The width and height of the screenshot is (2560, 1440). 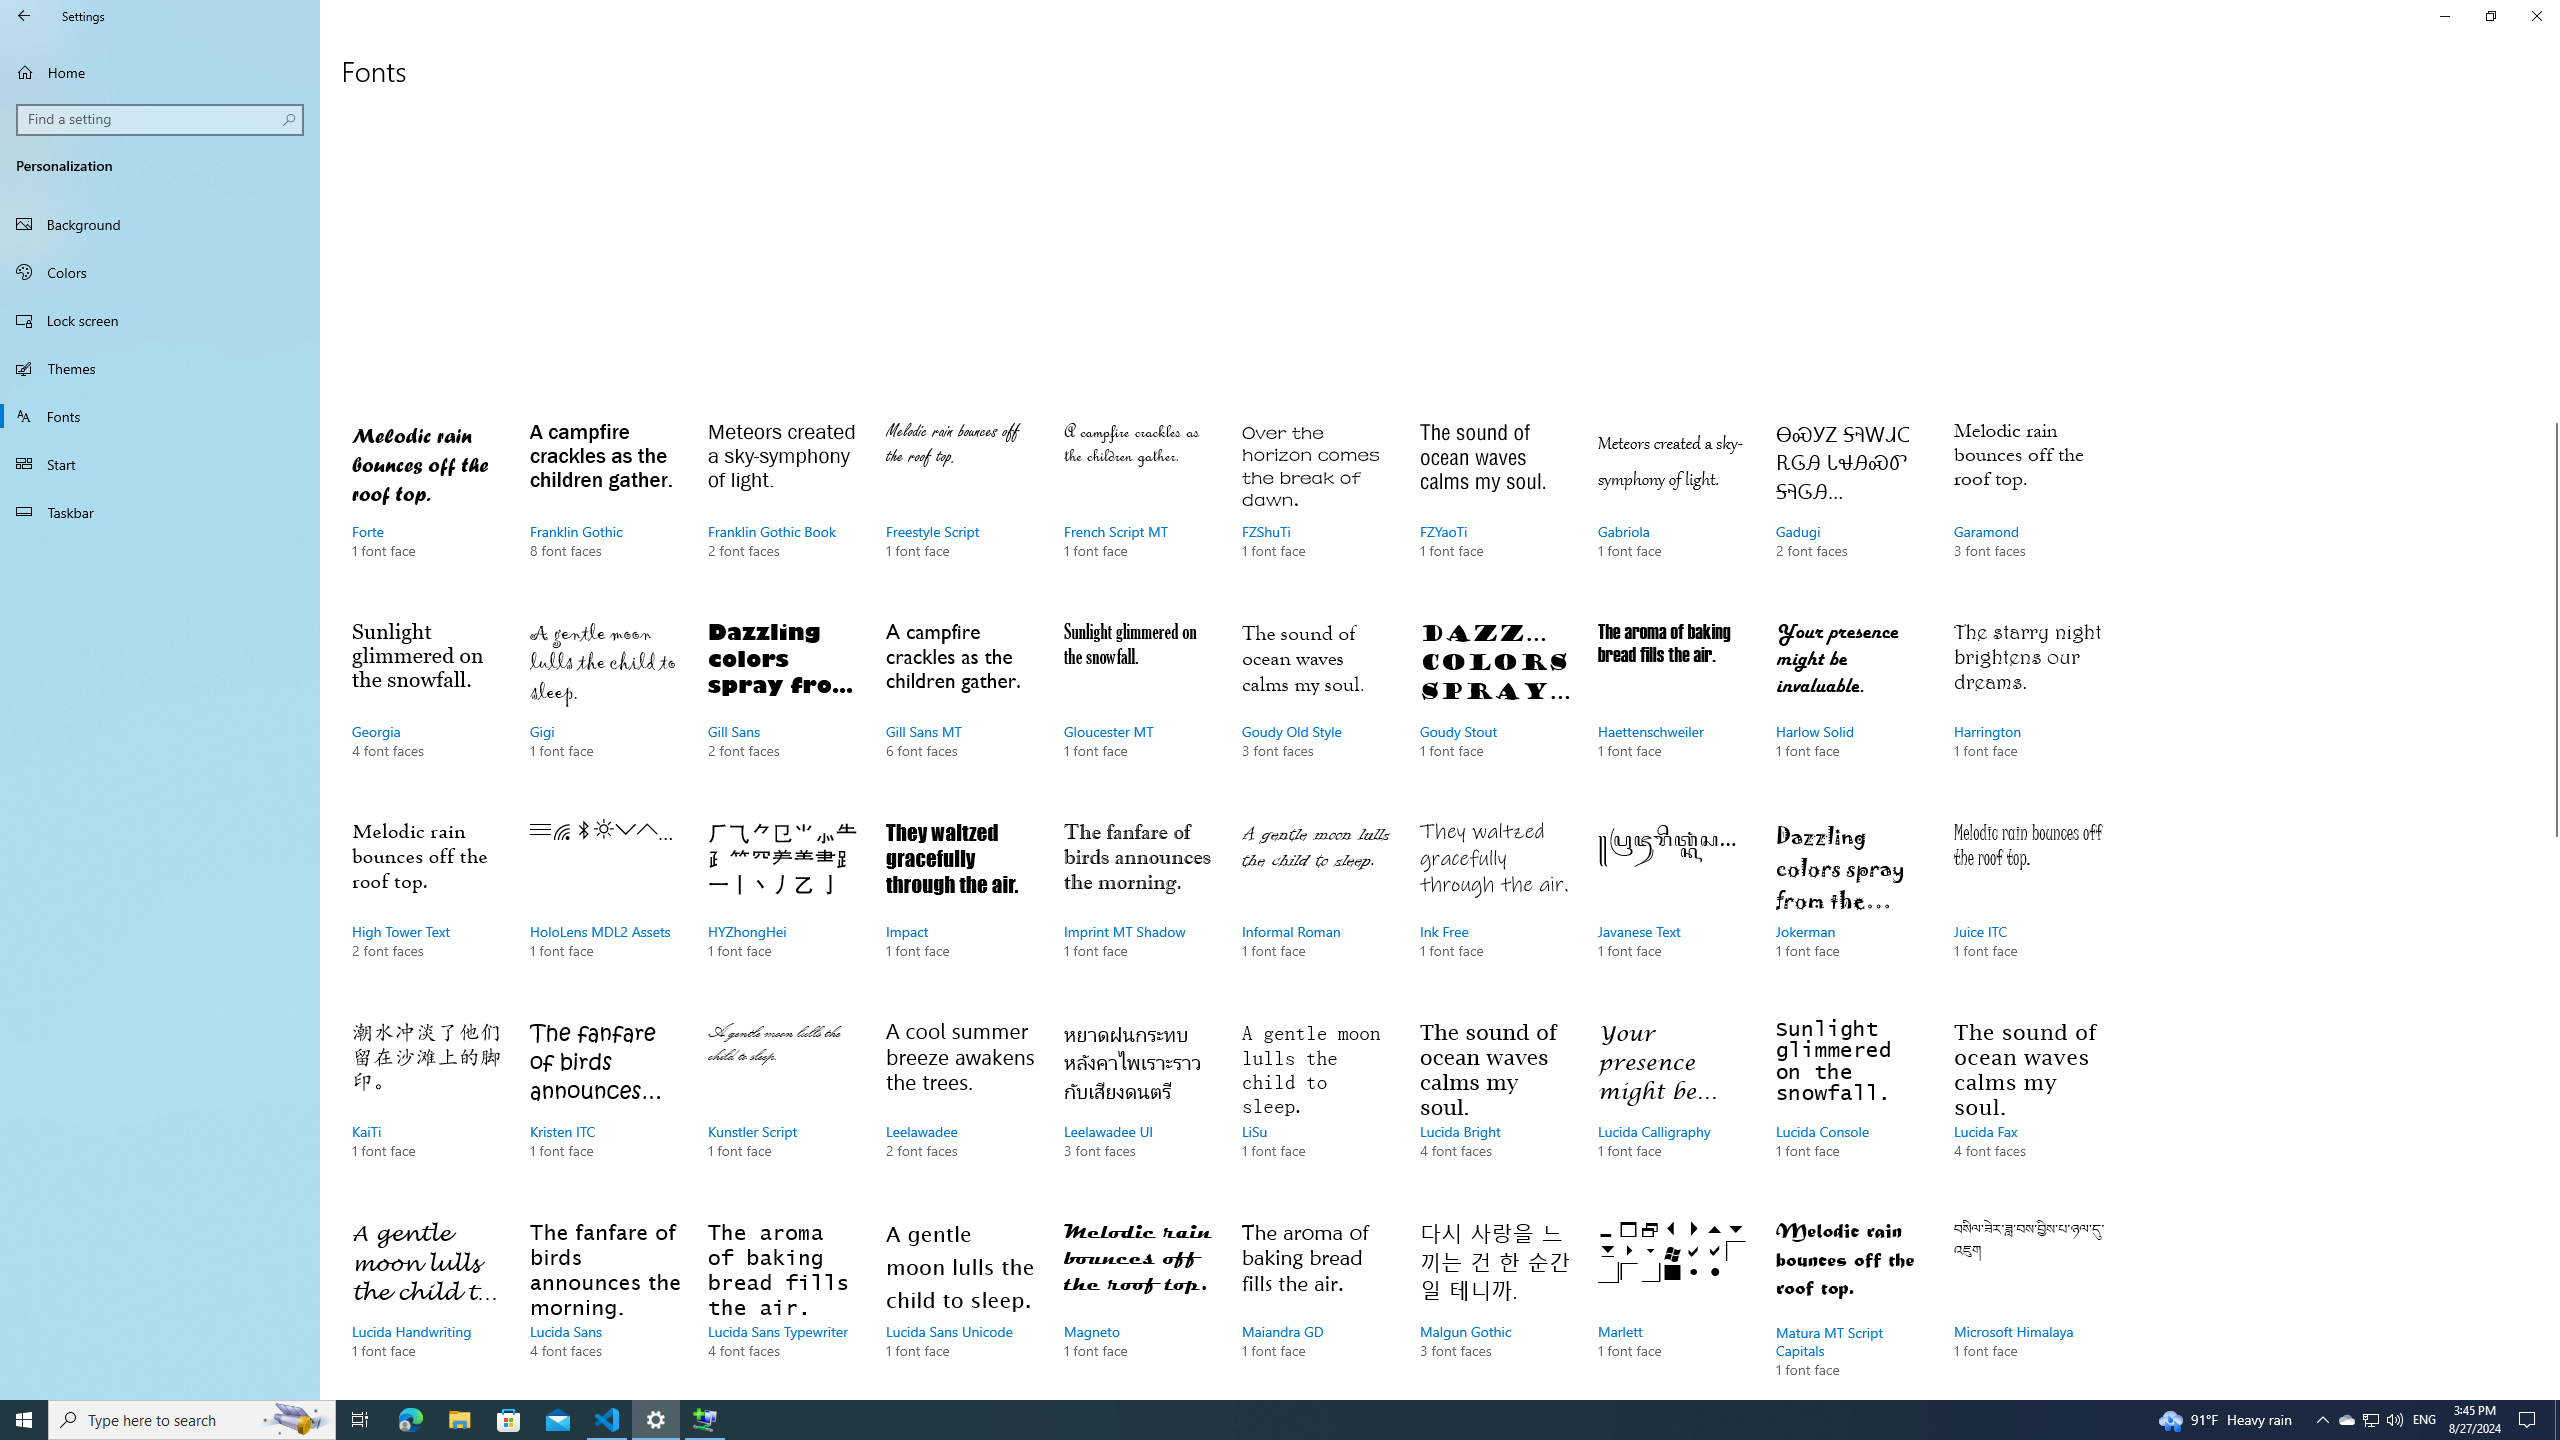 What do you see at coordinates (1242, 1418) in the screenshot?
I see `'Running applications'` at bounding box center [1242, 1418].